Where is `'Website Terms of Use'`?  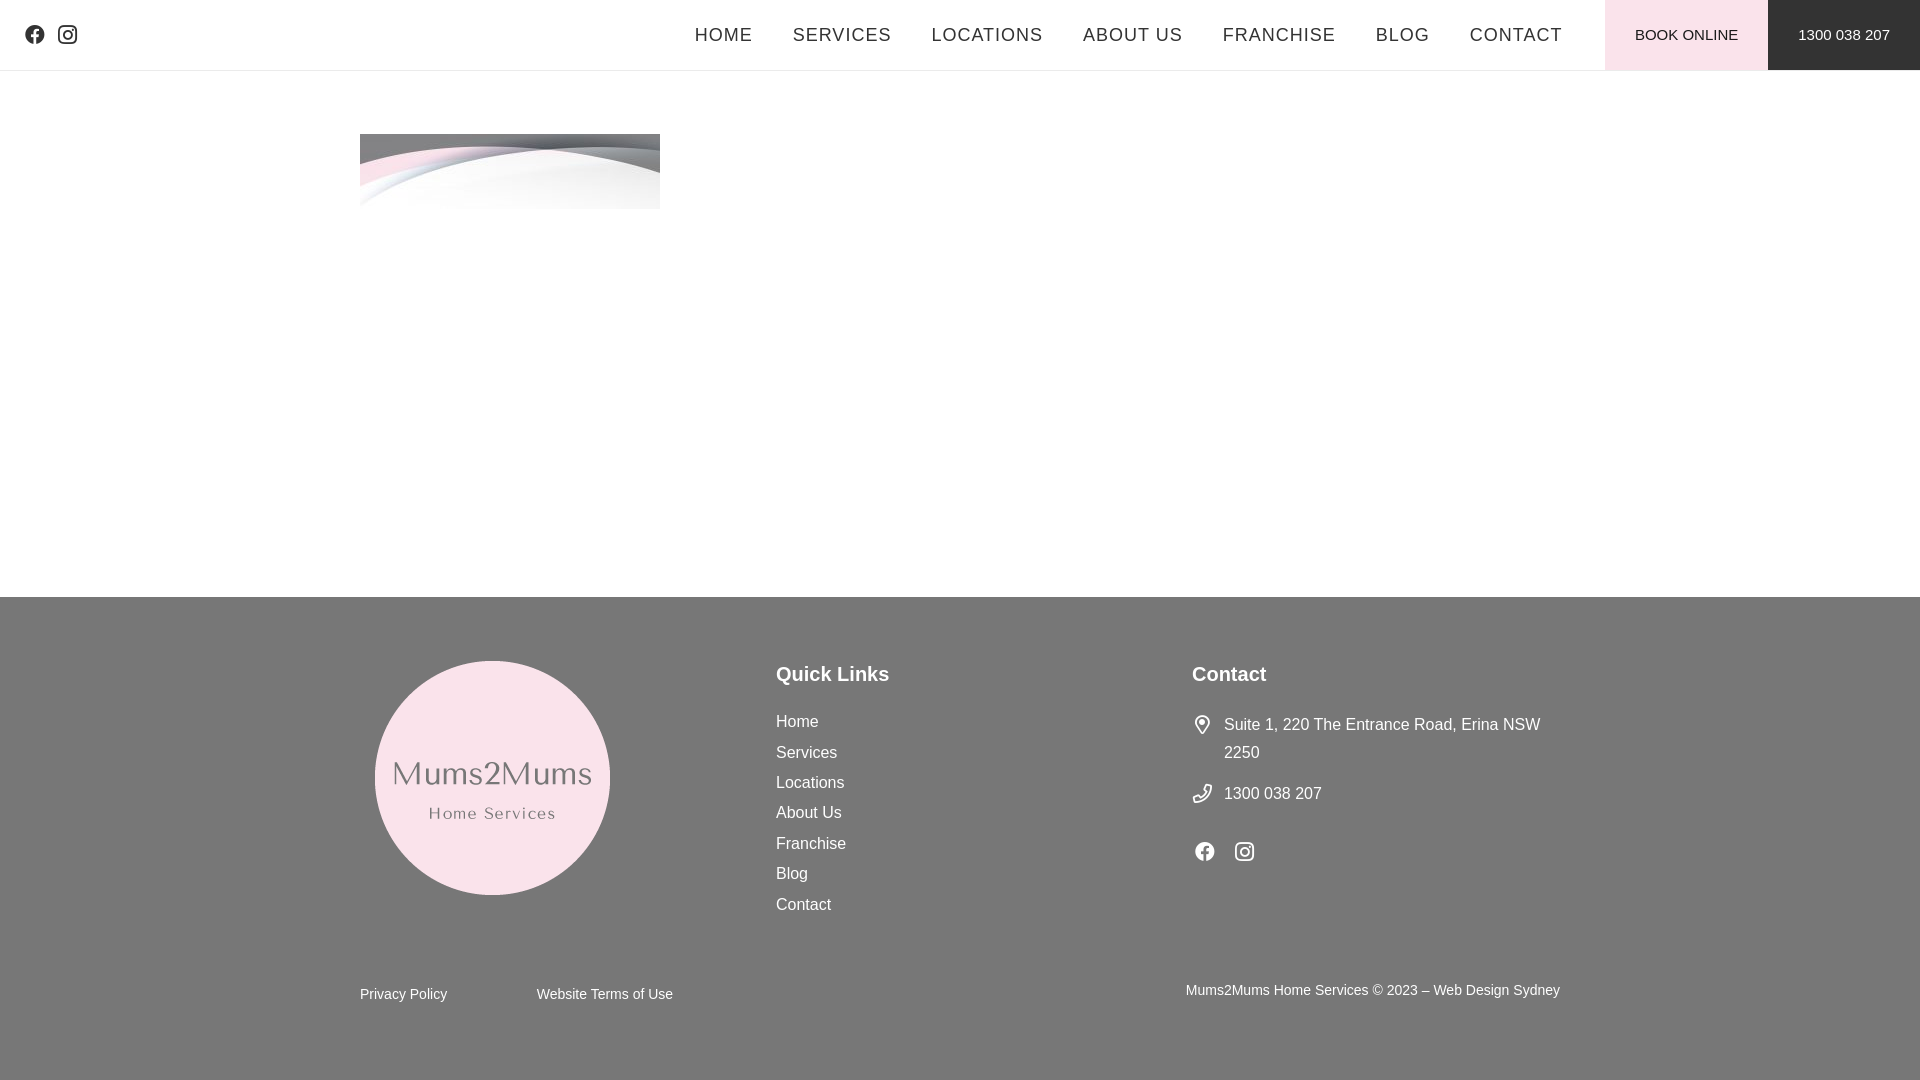 'Website Terms of Use' is located at coordinates (603, 994).